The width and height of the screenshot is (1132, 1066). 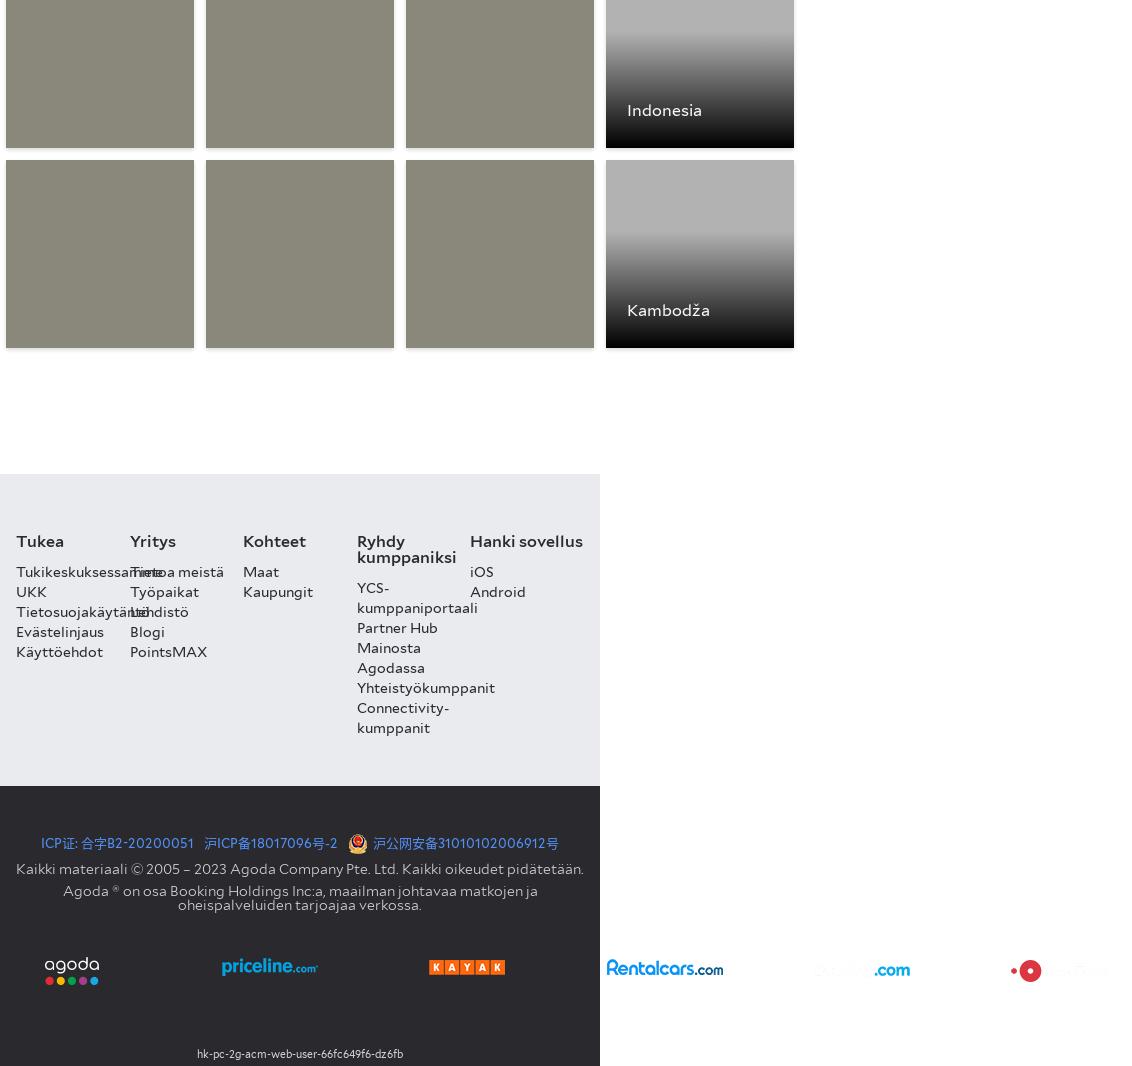 What do you see at coordinates (388, 655) in the screenshot?
I see `'Mainosta Agodassa'` at bounding box center [388, 655].